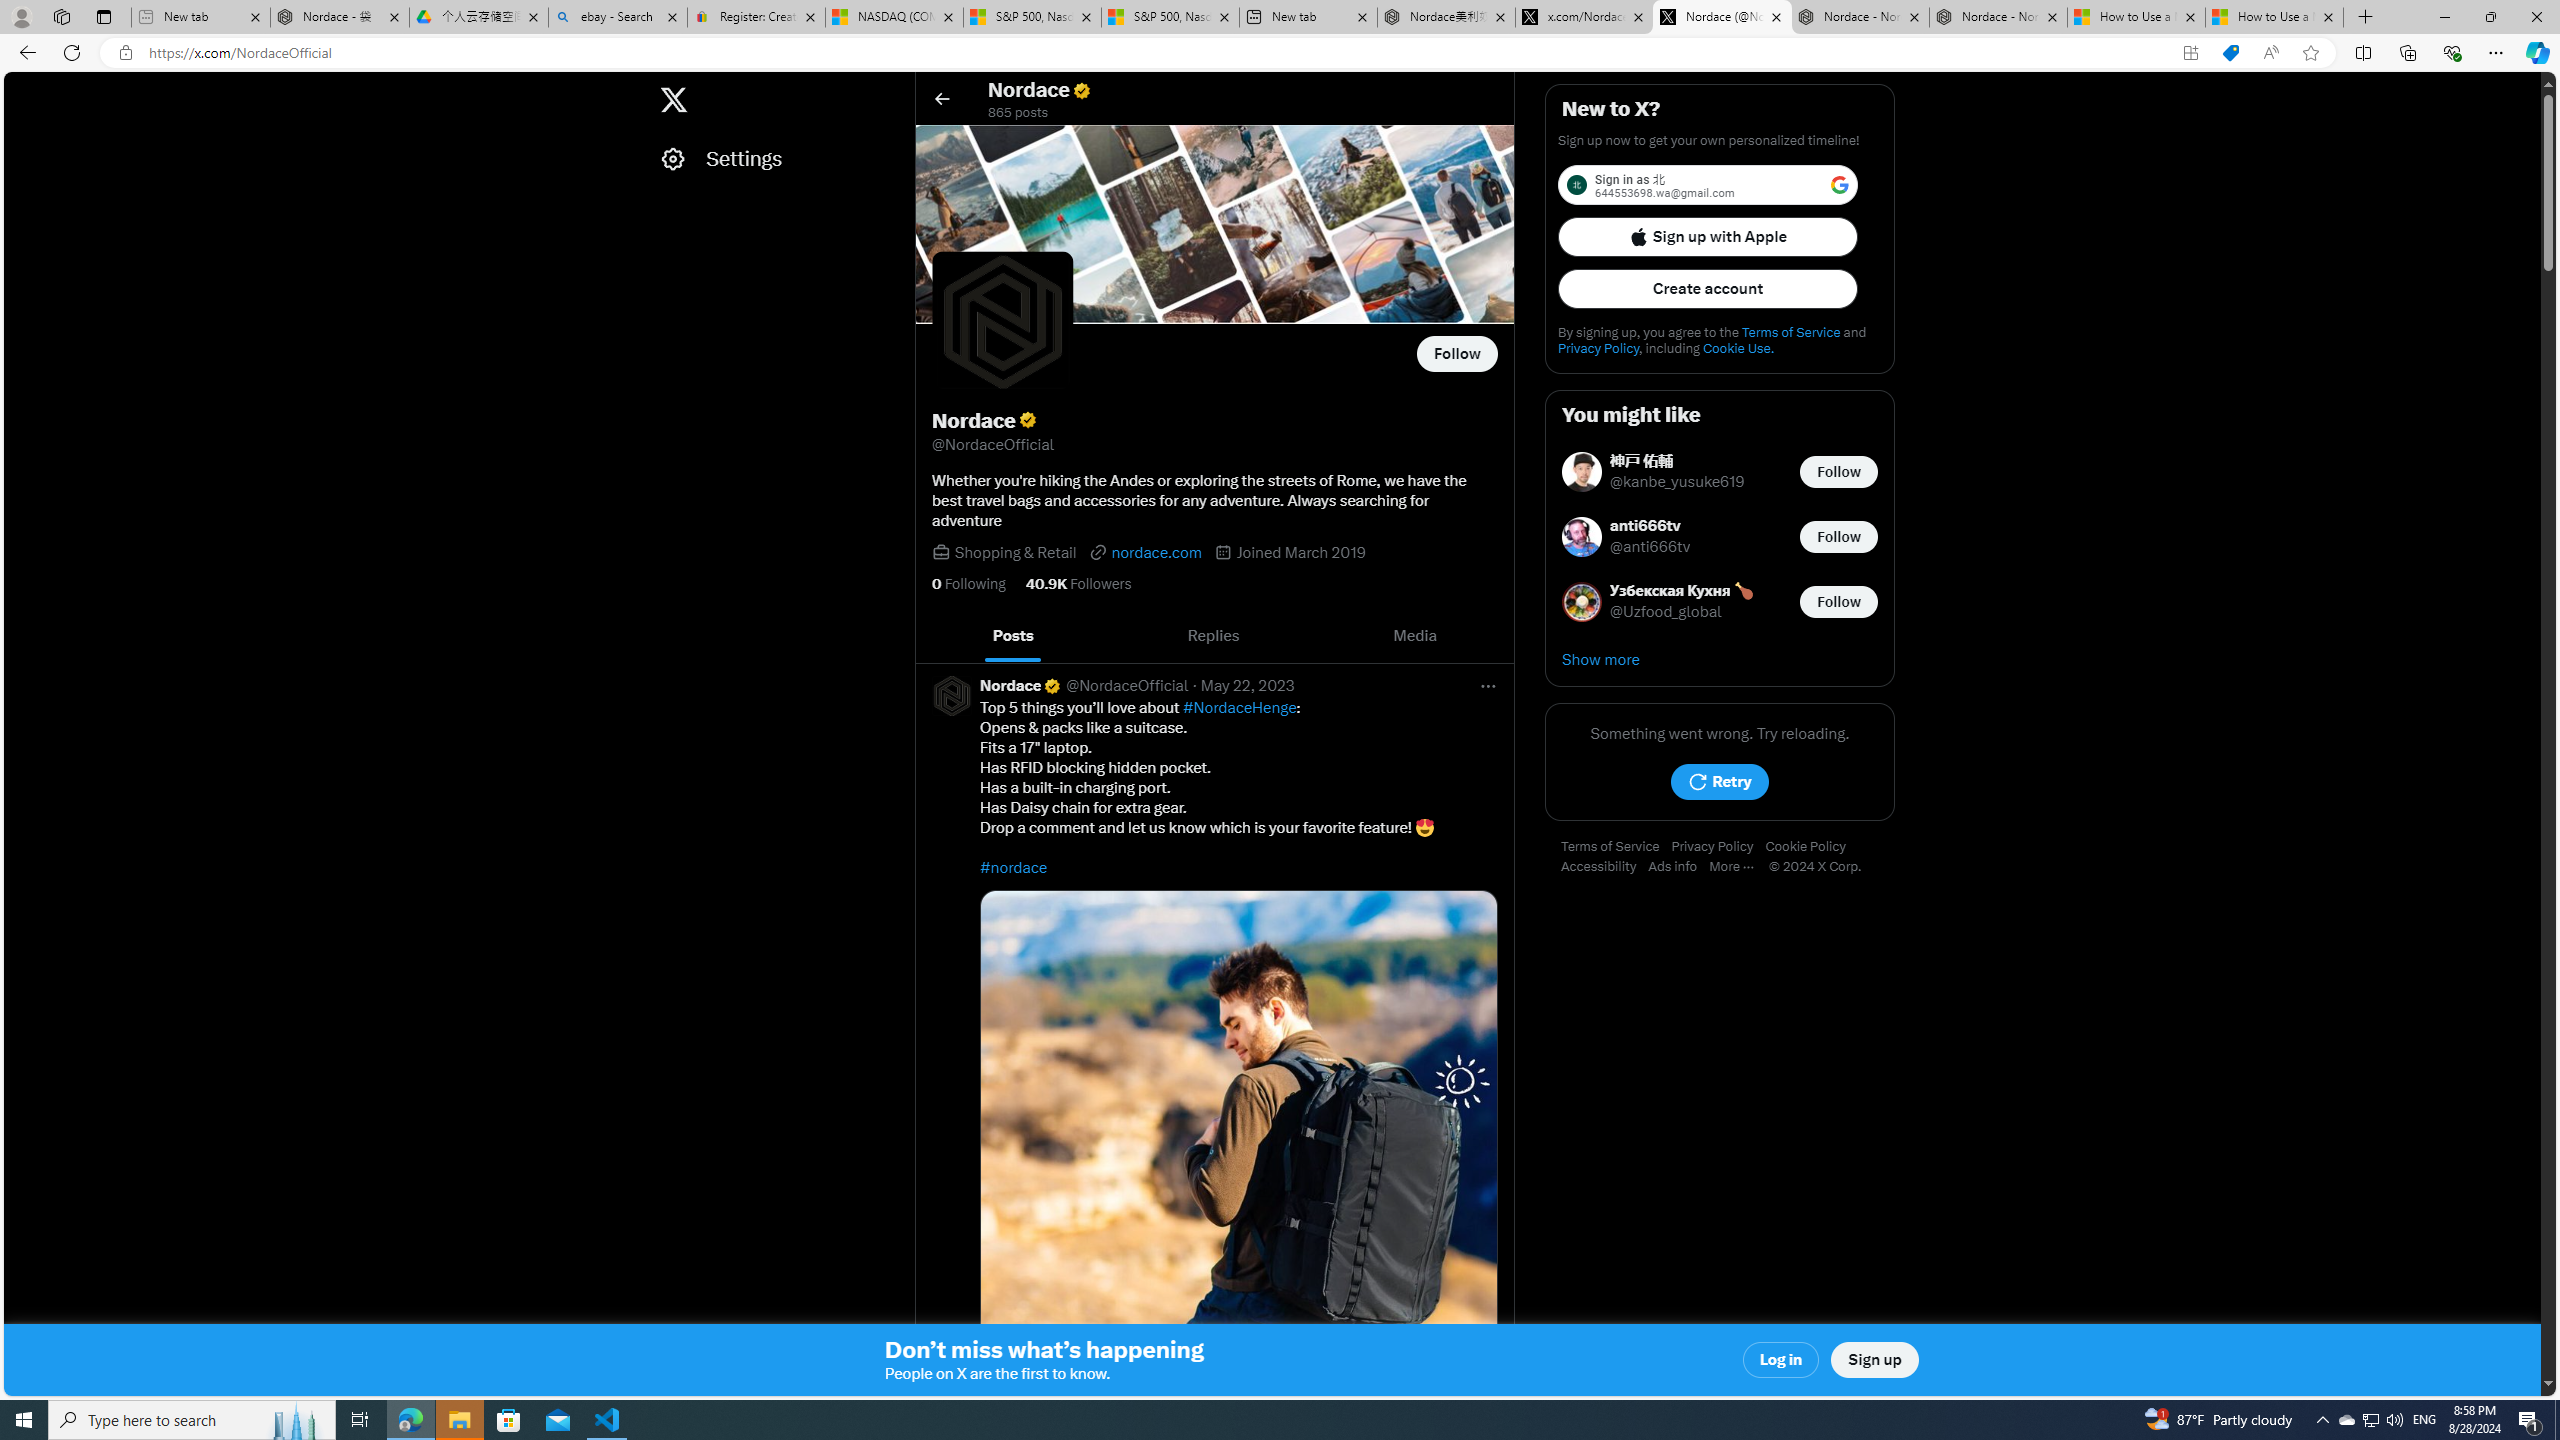  Describe the element at coordinates (1838, 601) in the screenshot. I see `'Follow @Uzfood_global'` at that location.